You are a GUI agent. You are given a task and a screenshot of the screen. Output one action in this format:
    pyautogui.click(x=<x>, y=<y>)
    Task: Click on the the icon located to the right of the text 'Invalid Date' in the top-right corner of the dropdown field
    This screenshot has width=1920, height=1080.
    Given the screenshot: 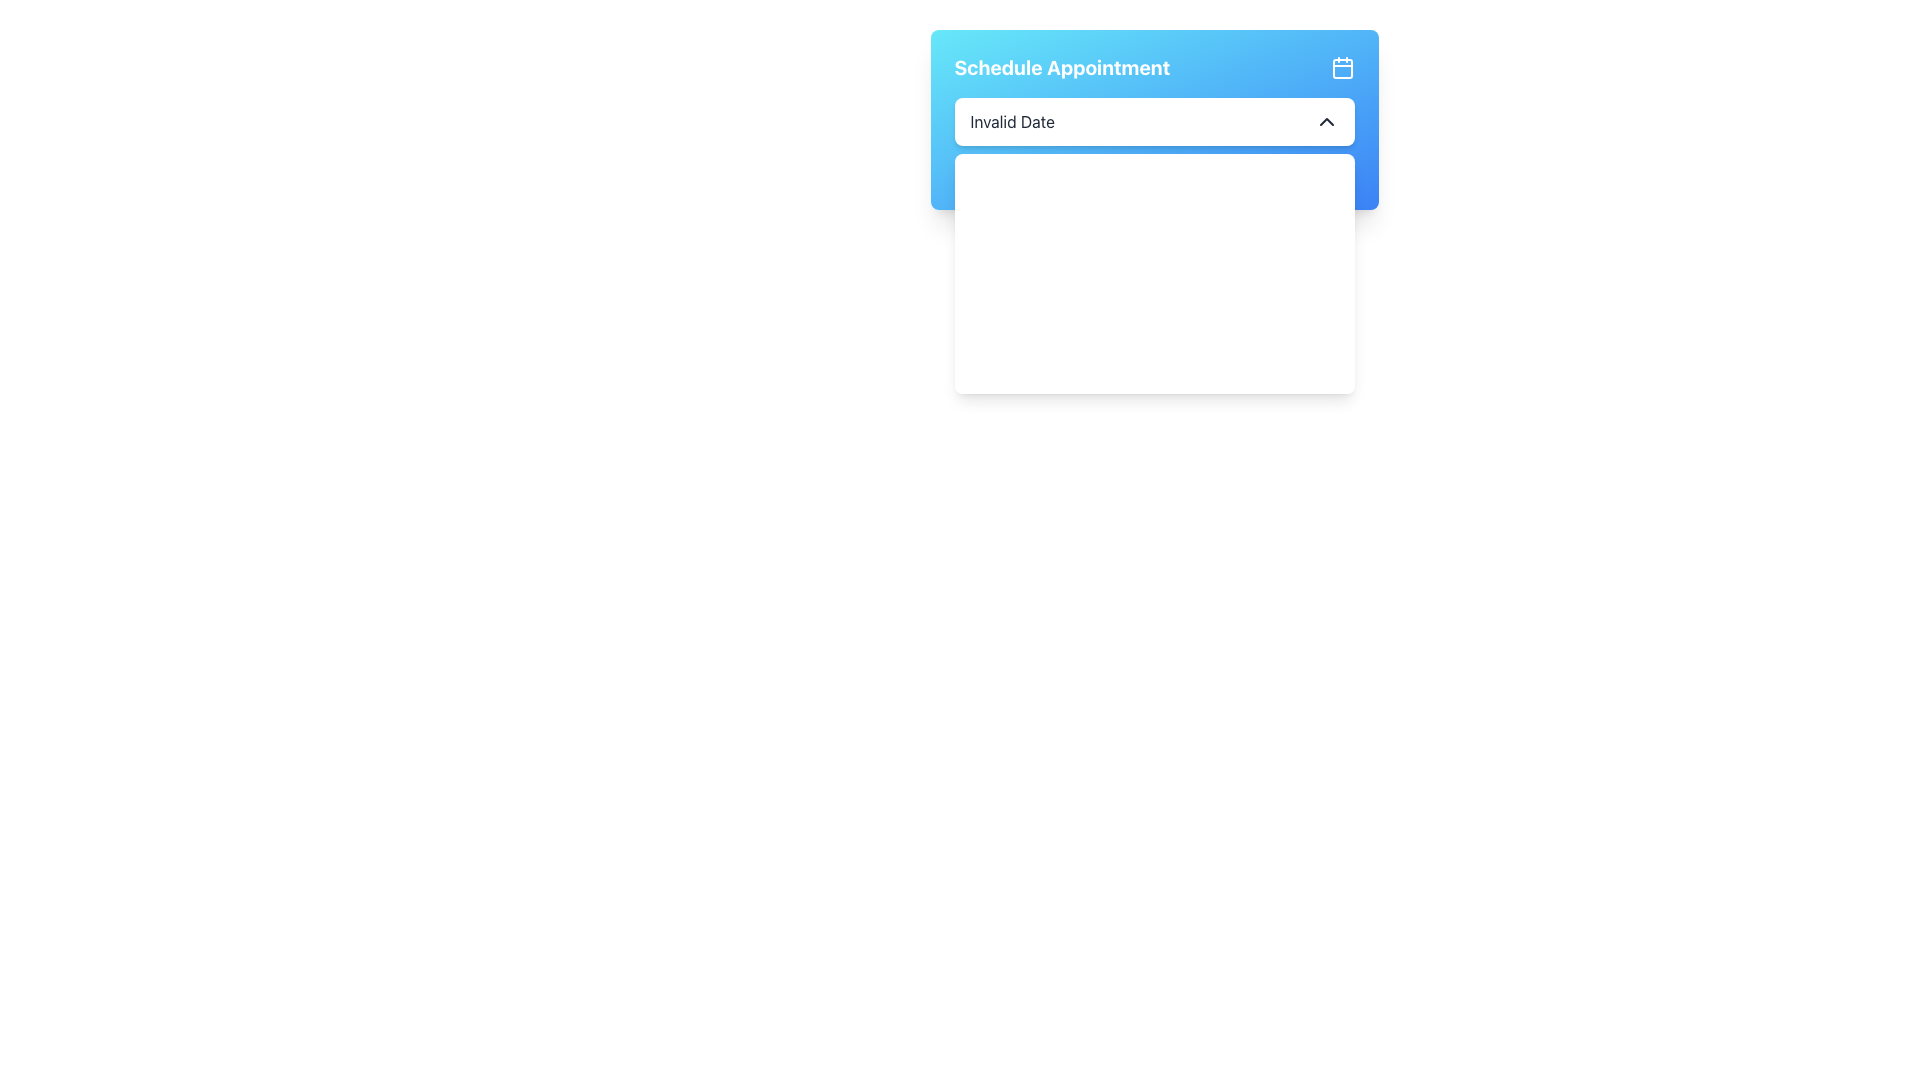 What is the action you would take?
    pyautogui.click(x=1326, y=122)
    